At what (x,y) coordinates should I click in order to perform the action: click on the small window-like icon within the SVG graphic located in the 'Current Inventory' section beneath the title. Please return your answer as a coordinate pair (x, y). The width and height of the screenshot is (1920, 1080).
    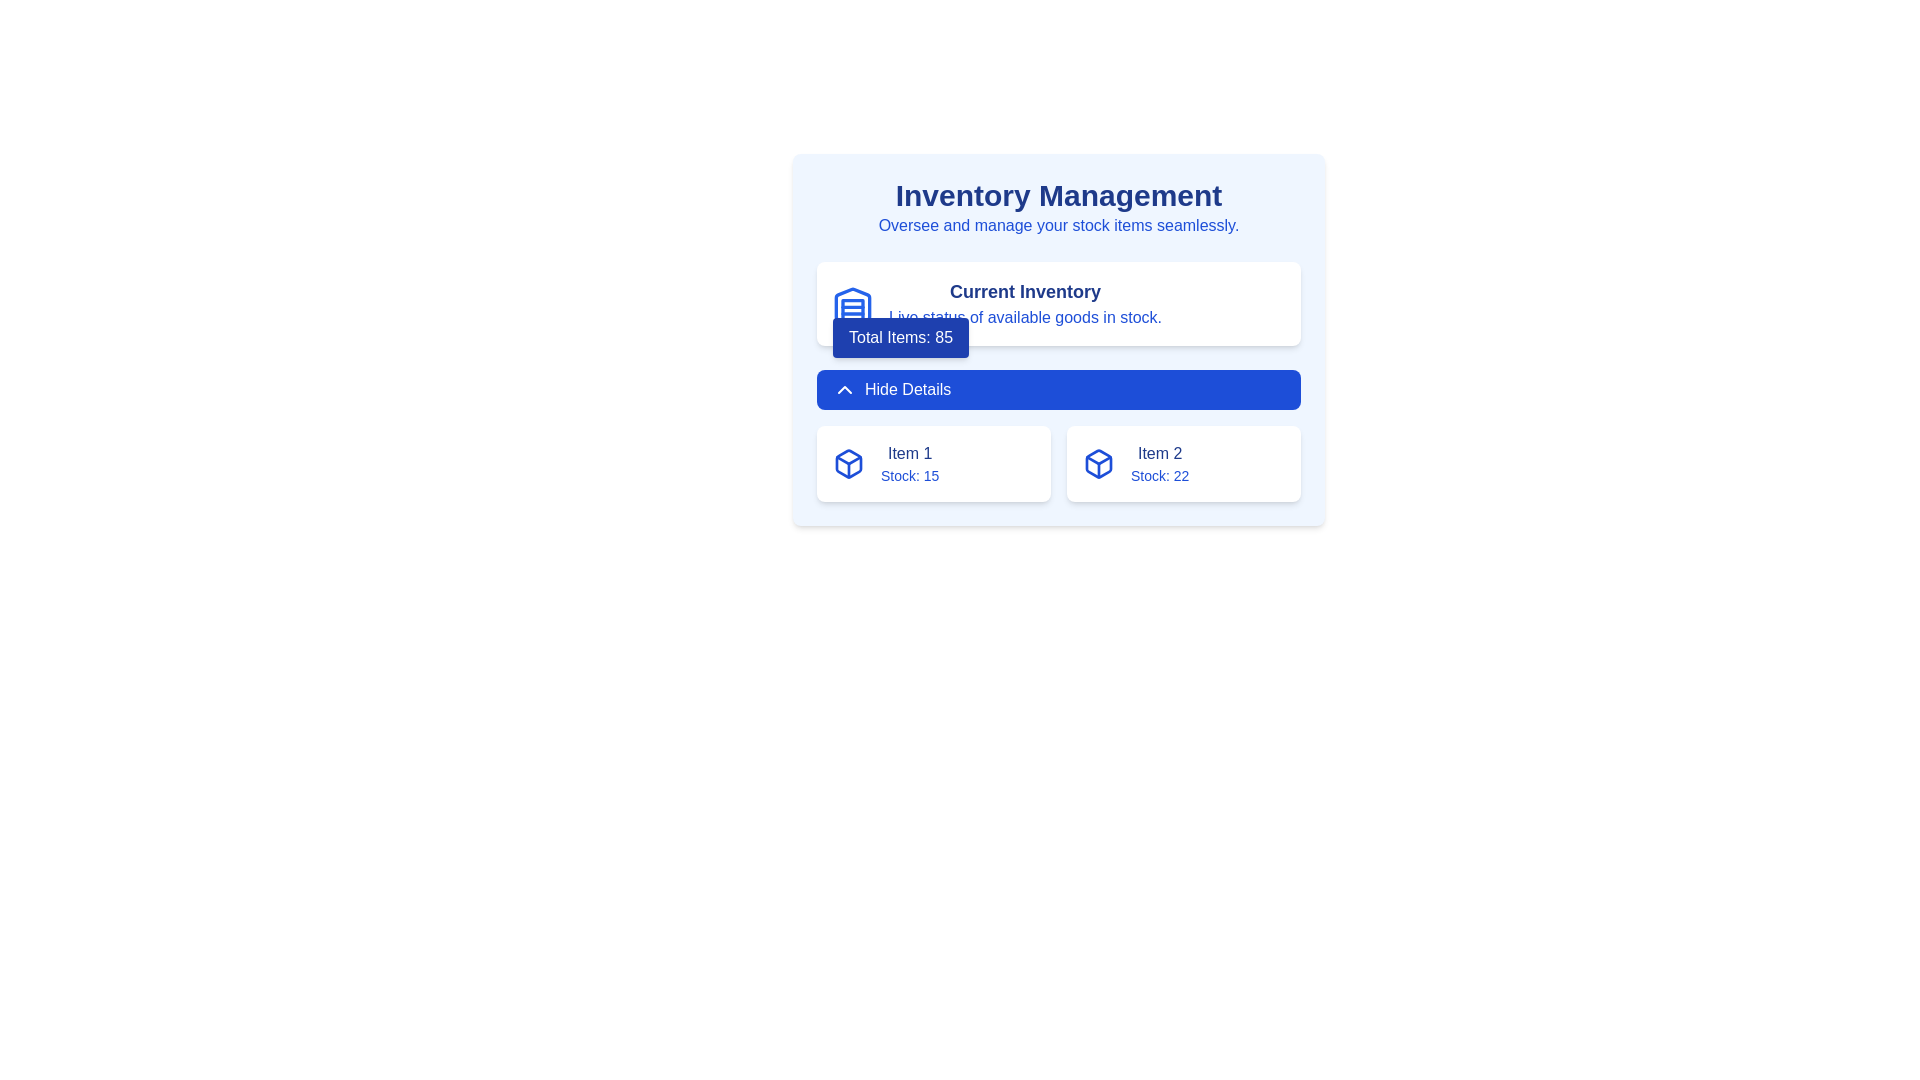
    Looking at the image, I should click on (853, 309).